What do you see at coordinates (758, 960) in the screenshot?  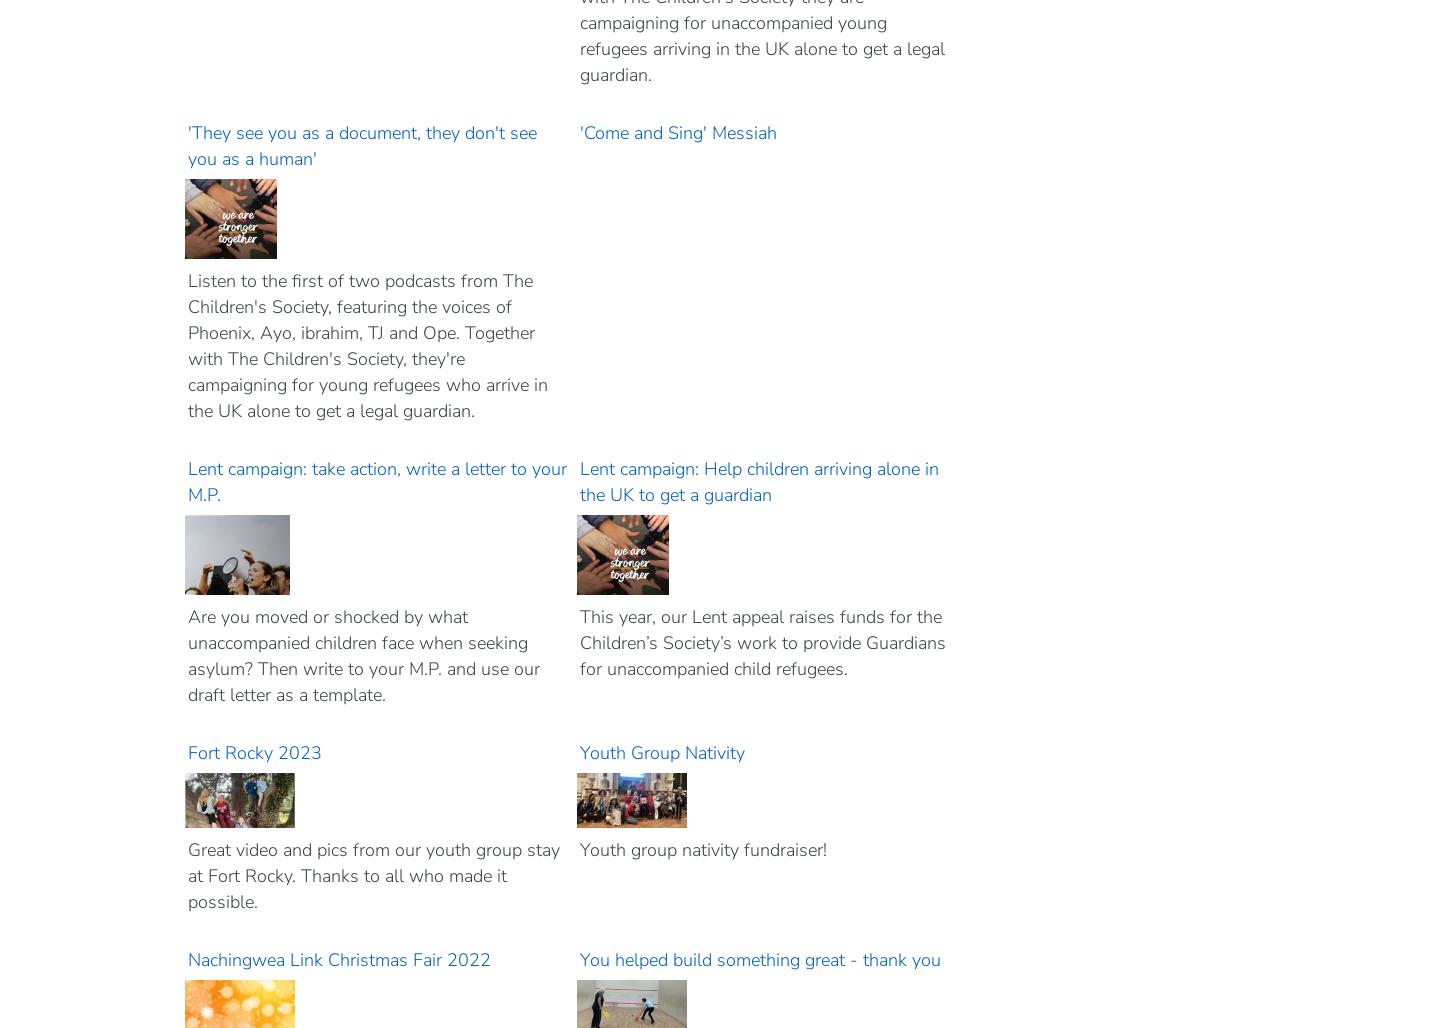 I see `'You helped build something great - thank you'` at bounding box center [758, 960].